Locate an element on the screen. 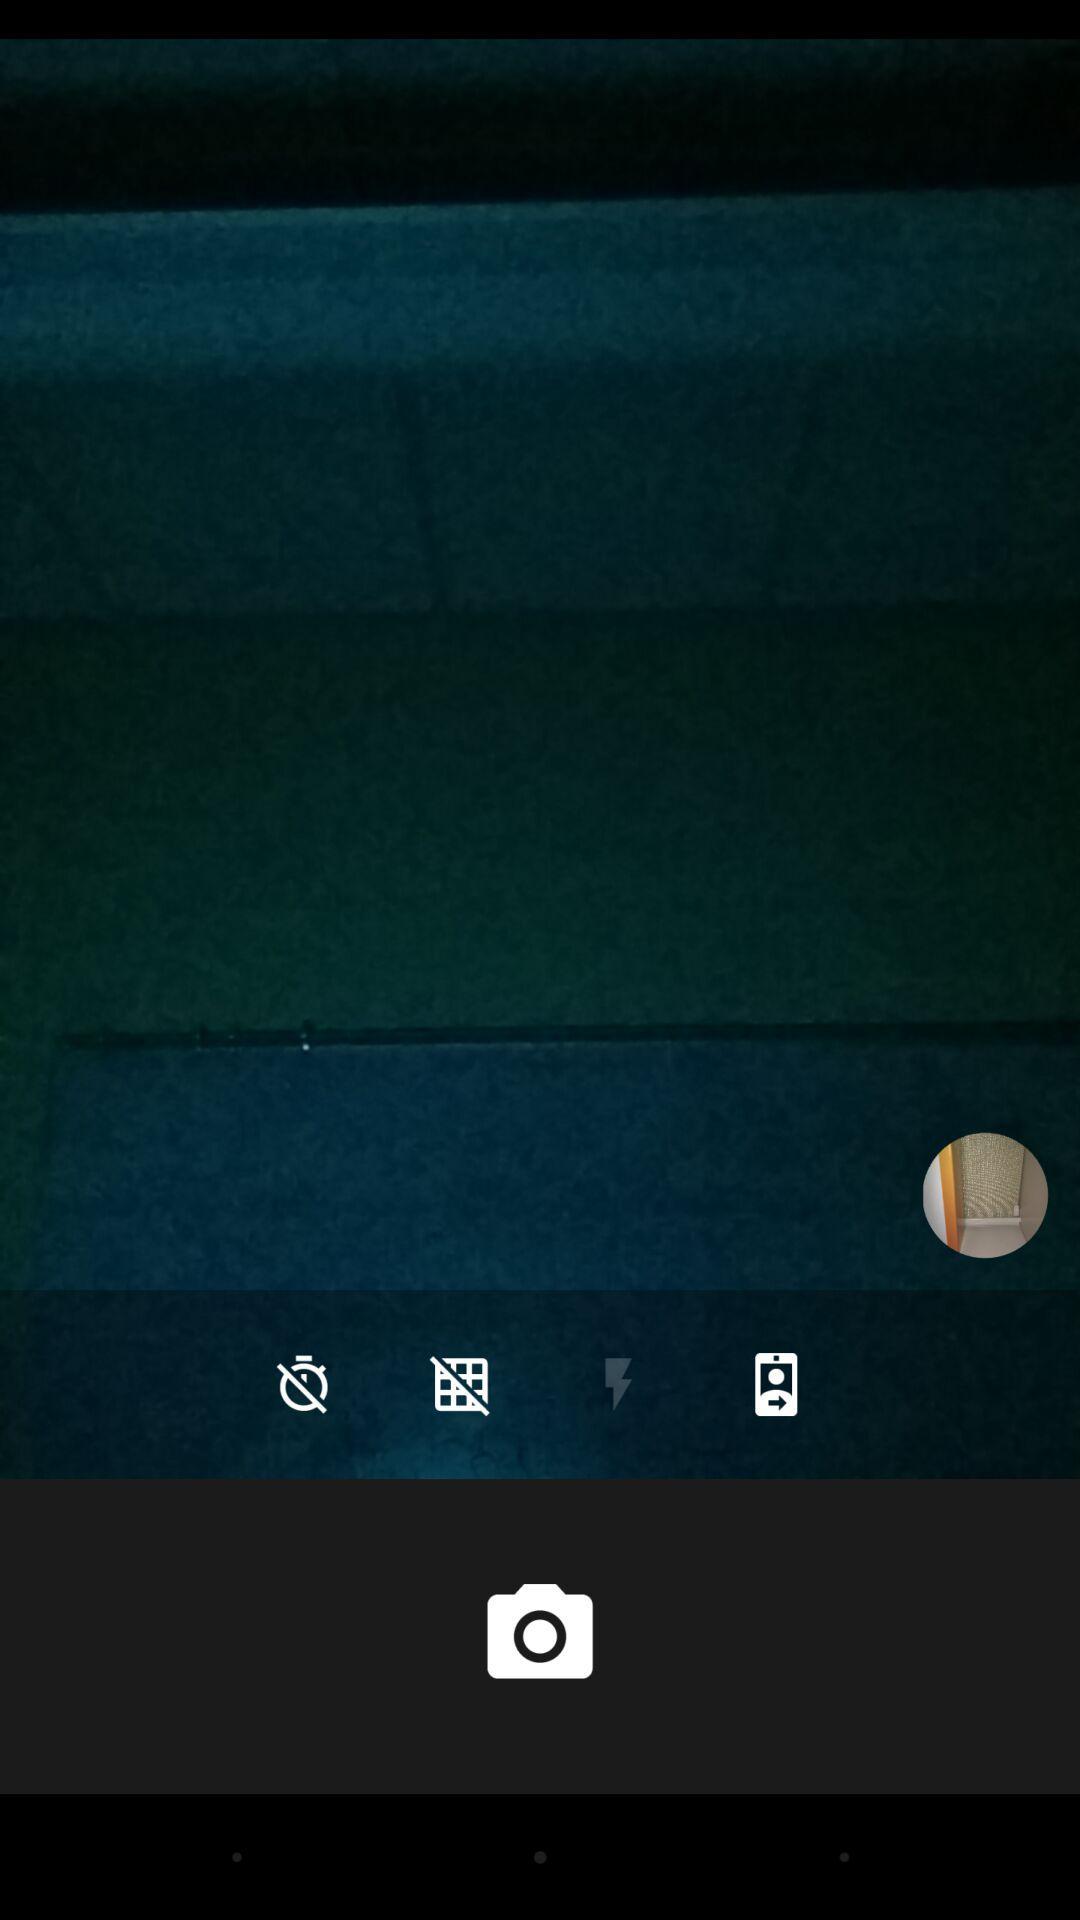  icon at the bottom right corner is located at coordinates (775, 1383).